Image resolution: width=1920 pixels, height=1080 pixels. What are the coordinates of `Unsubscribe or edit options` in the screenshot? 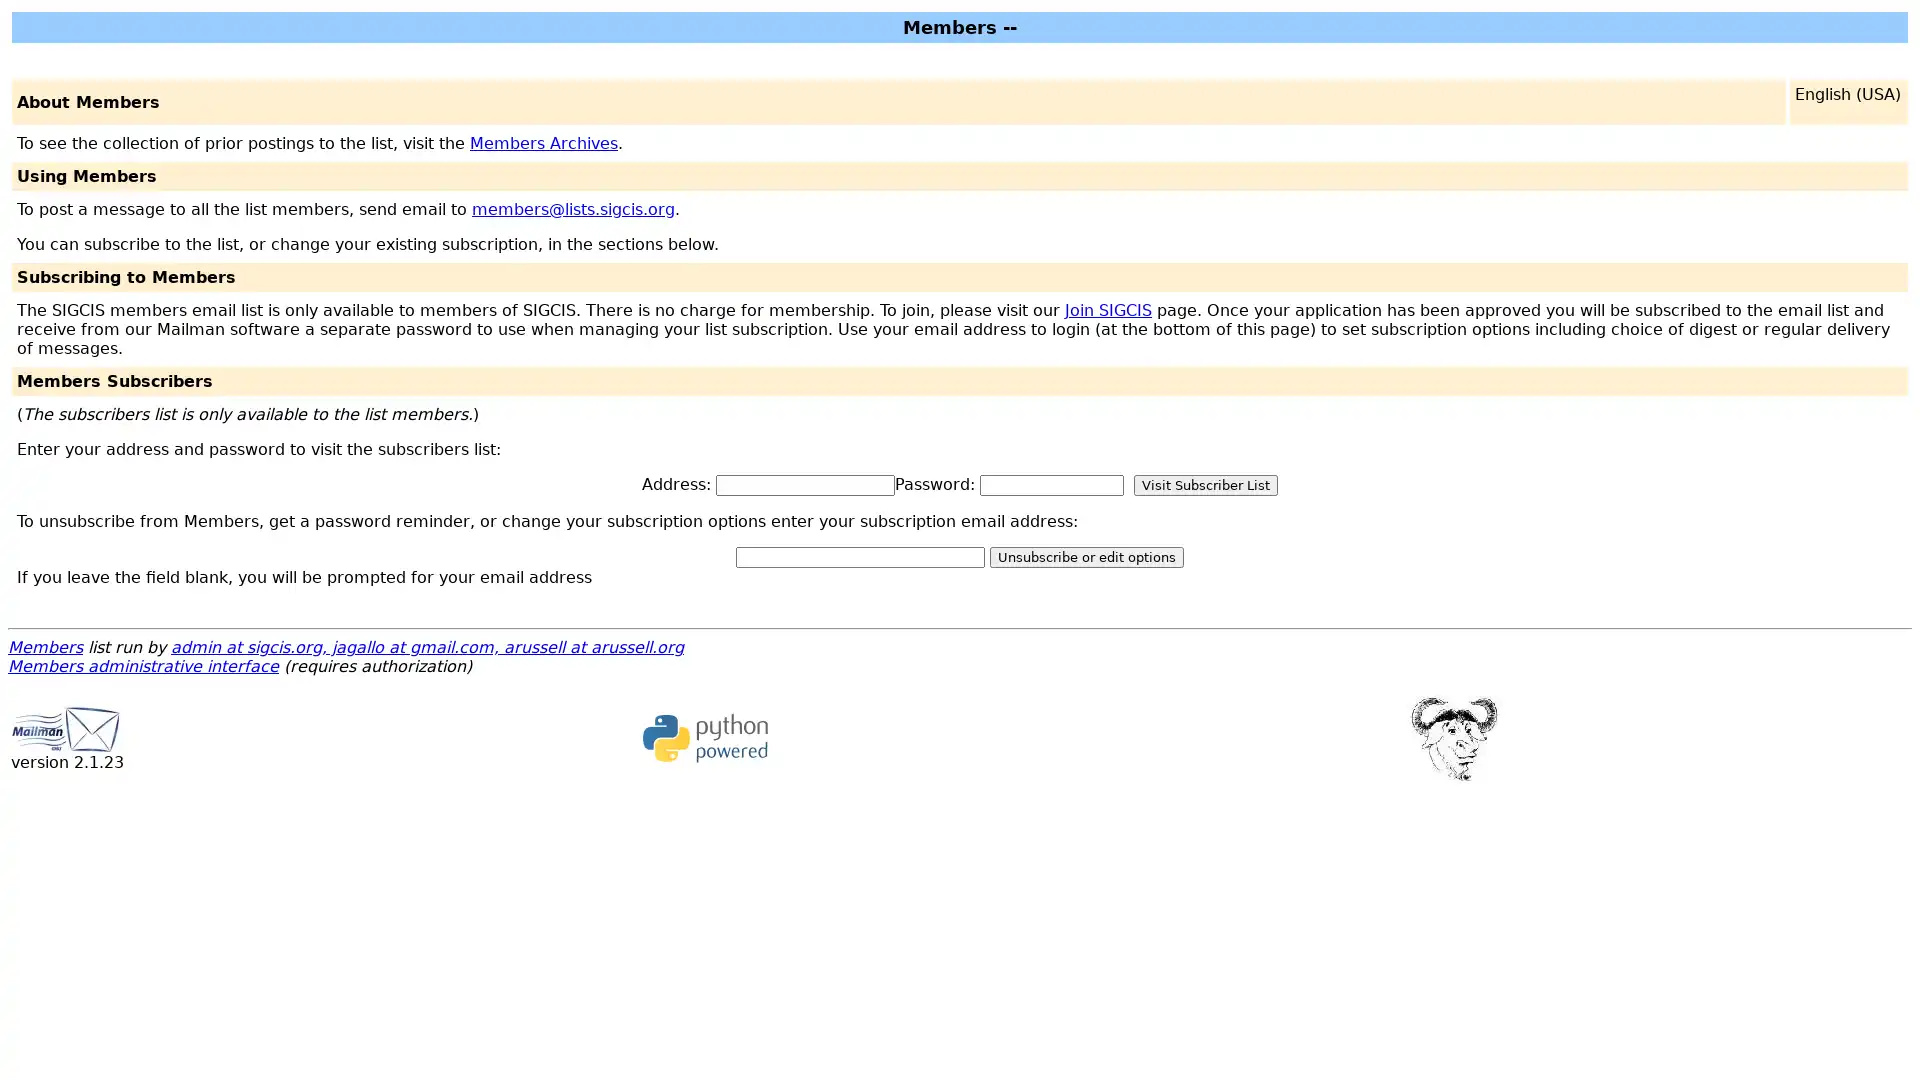 It's located at (1085, 557).